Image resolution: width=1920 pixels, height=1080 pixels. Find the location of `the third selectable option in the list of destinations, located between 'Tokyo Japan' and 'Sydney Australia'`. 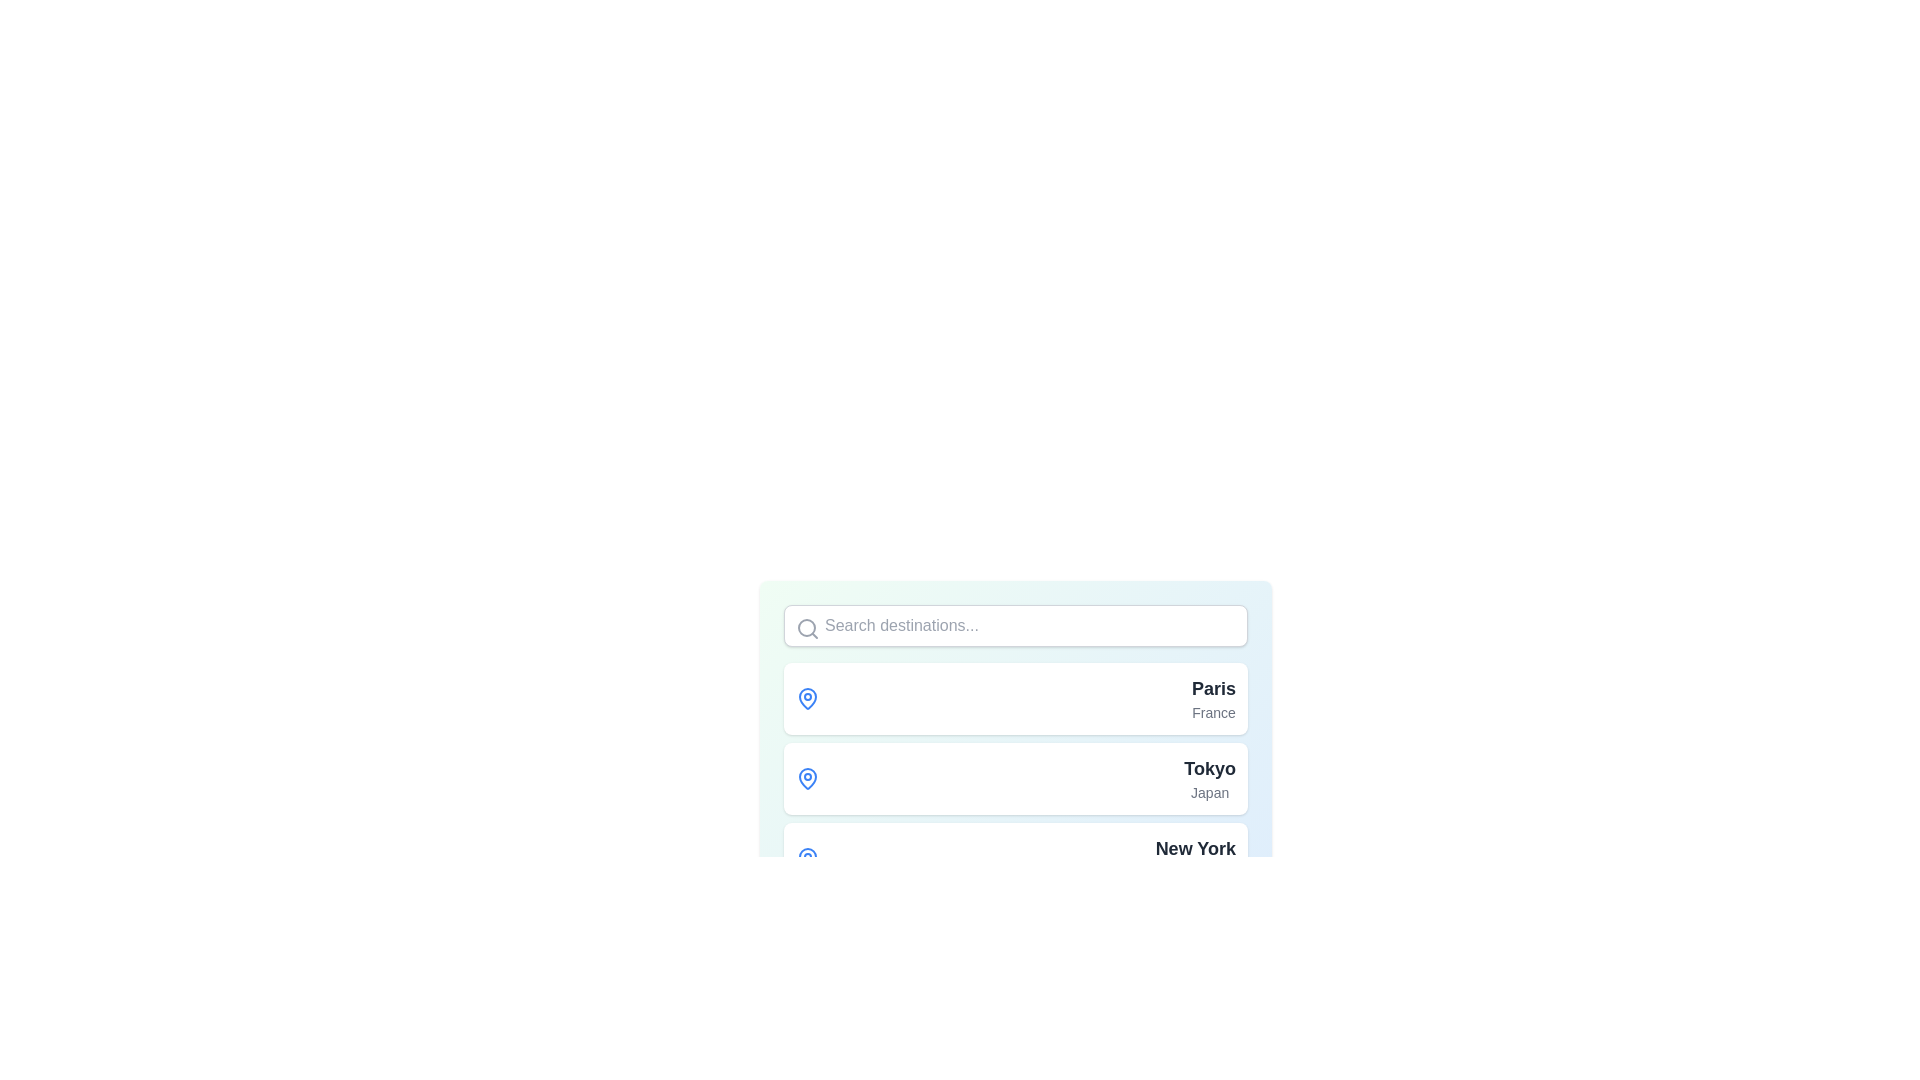

the third selectable option in the list of destinations, located between 'Tokyo Japan' and 'Sydney Australia' is located at coordinates (1016, 858).